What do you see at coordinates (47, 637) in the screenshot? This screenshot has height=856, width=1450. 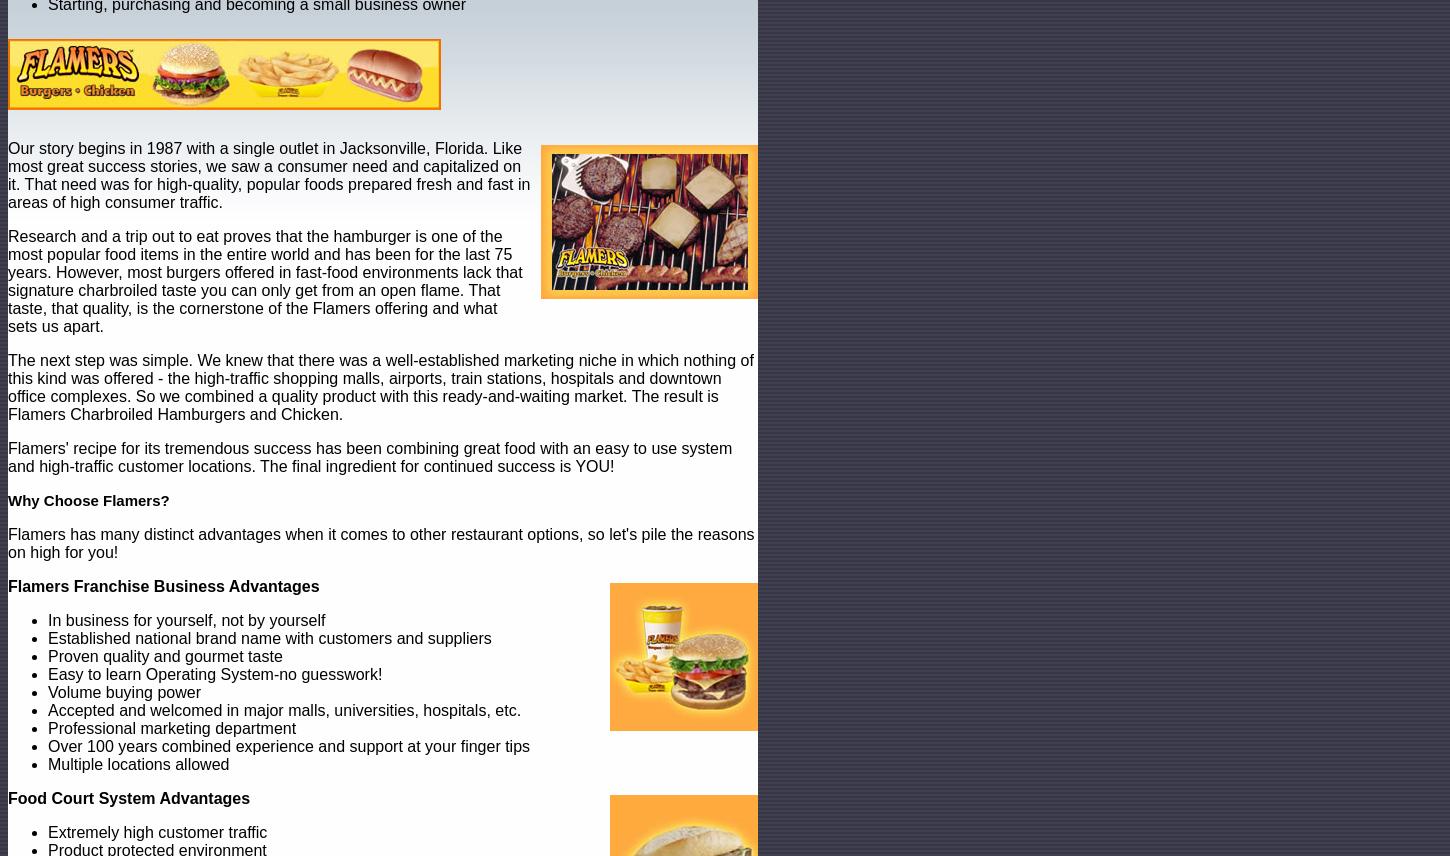 I see `'Established national brand name with customers and suppliers'` at bounding box center [47, 637].